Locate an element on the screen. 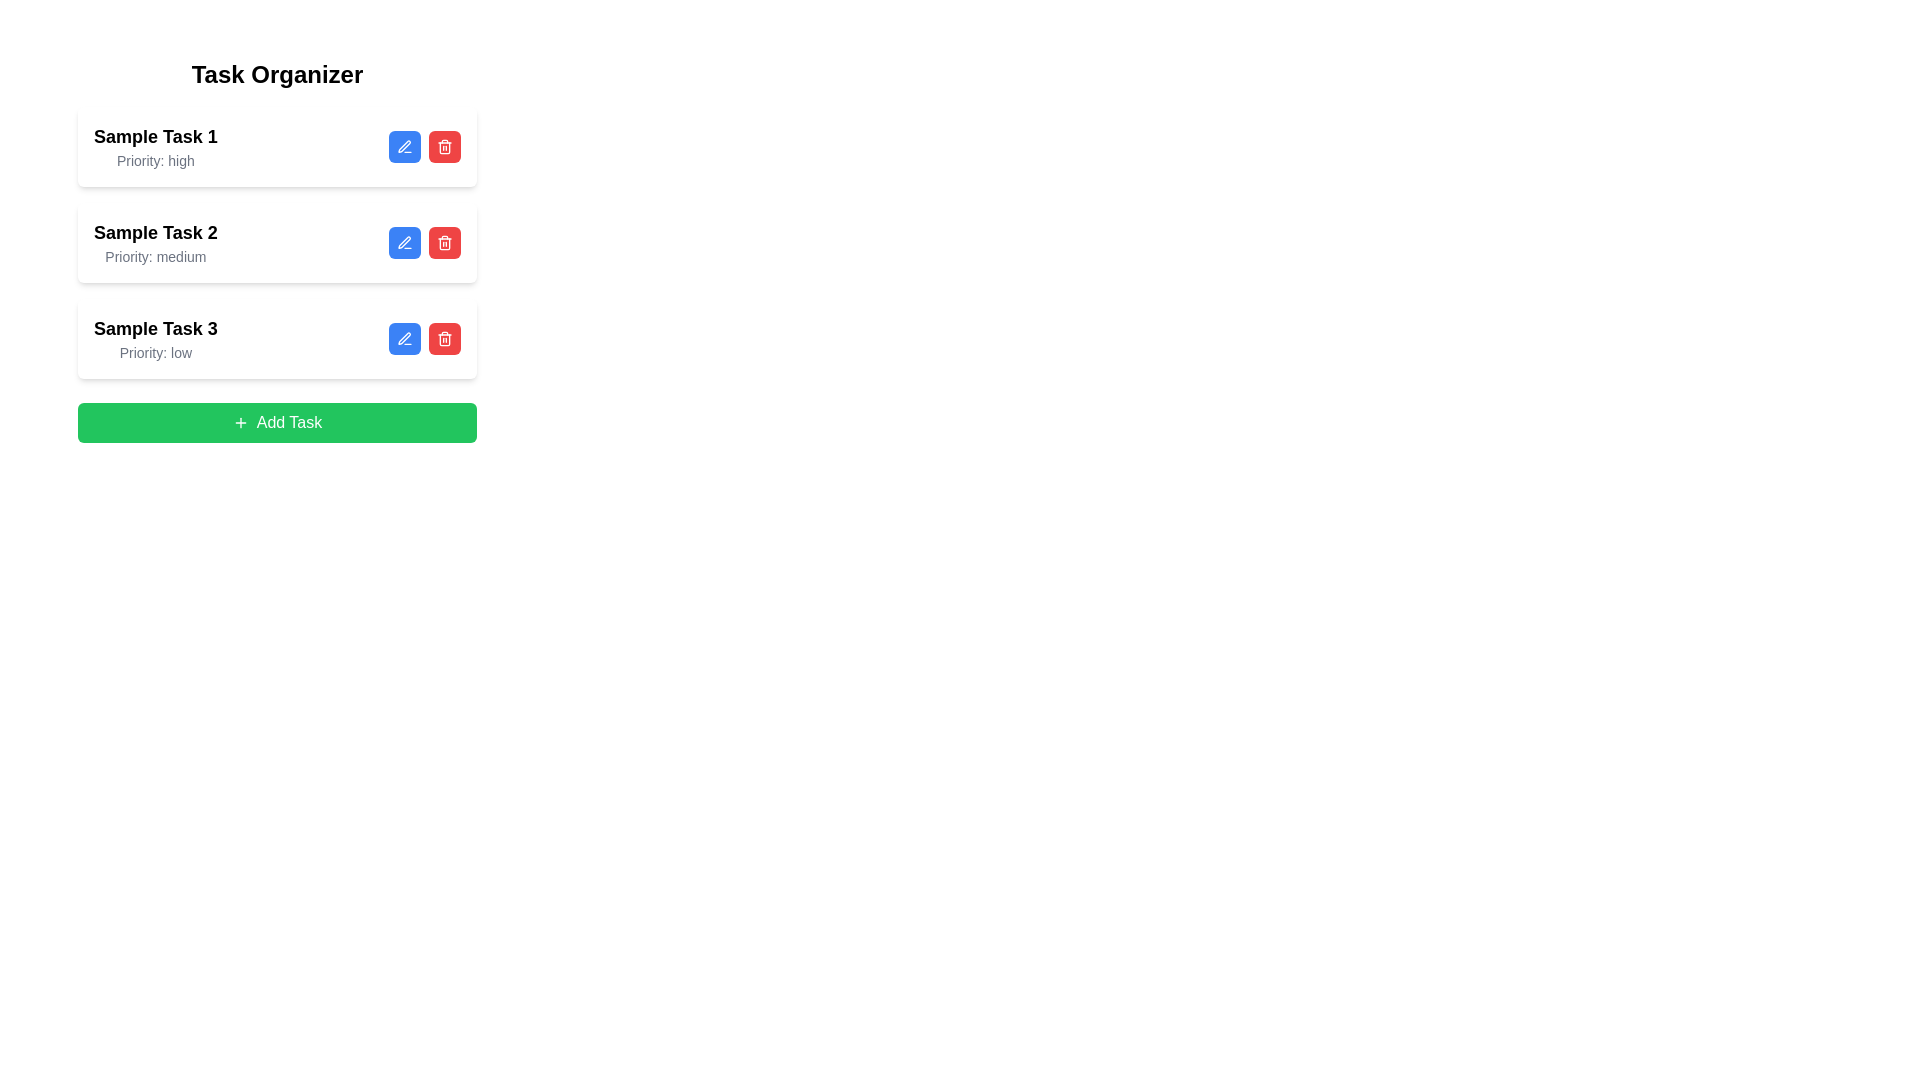  the blue rectangular button with rounded corners and a pencil icon is located at coordinates (403, 338).